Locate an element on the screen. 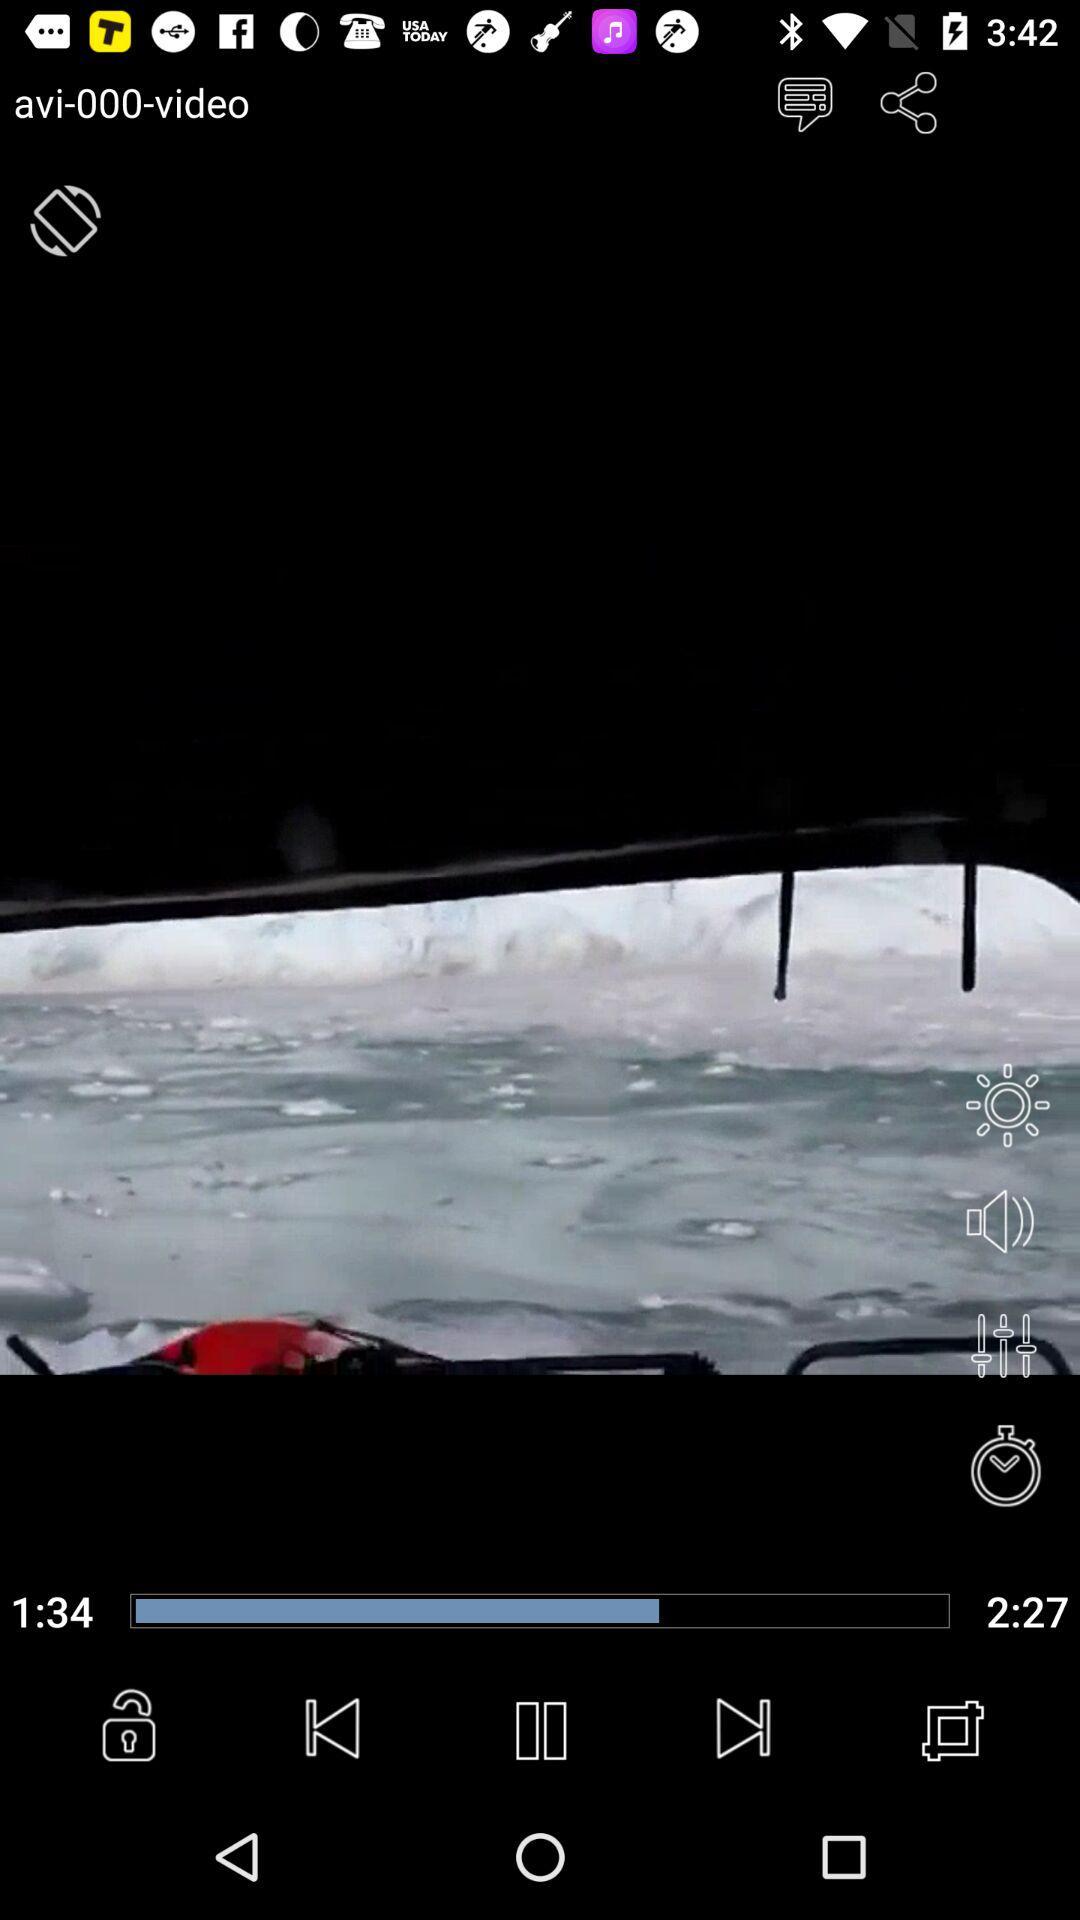  volume symbol is located at coordinates (1007, 1223).